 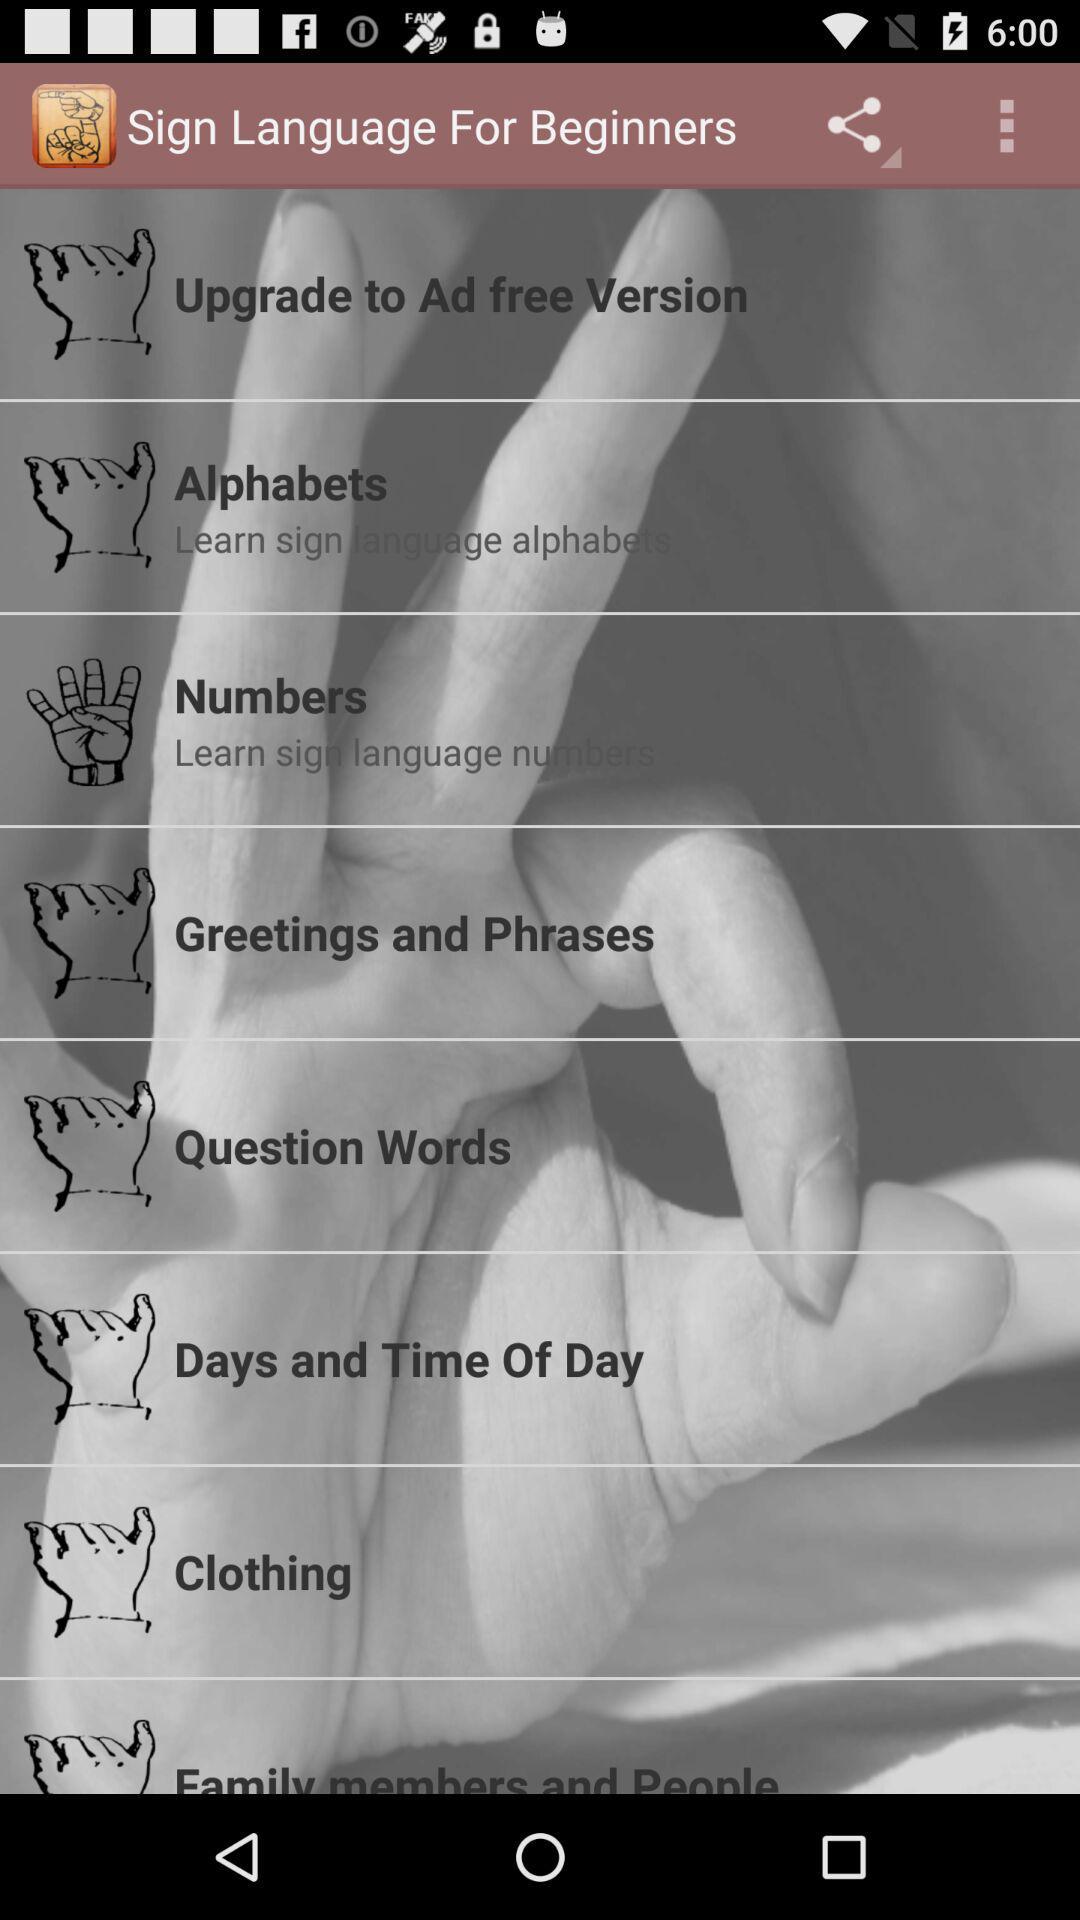 I want to click on greetings and phrases, so click(x=613, y=931).